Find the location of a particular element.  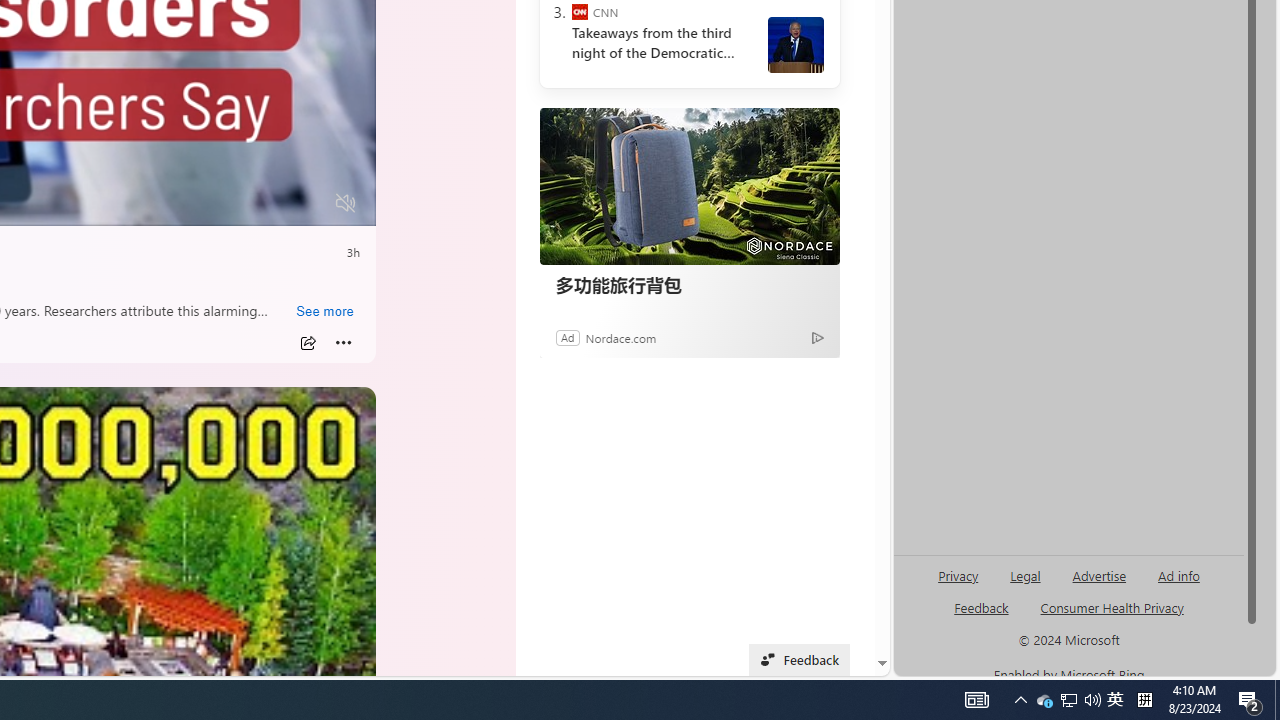

'Nordace.com' is located at coordinates (619, 336).